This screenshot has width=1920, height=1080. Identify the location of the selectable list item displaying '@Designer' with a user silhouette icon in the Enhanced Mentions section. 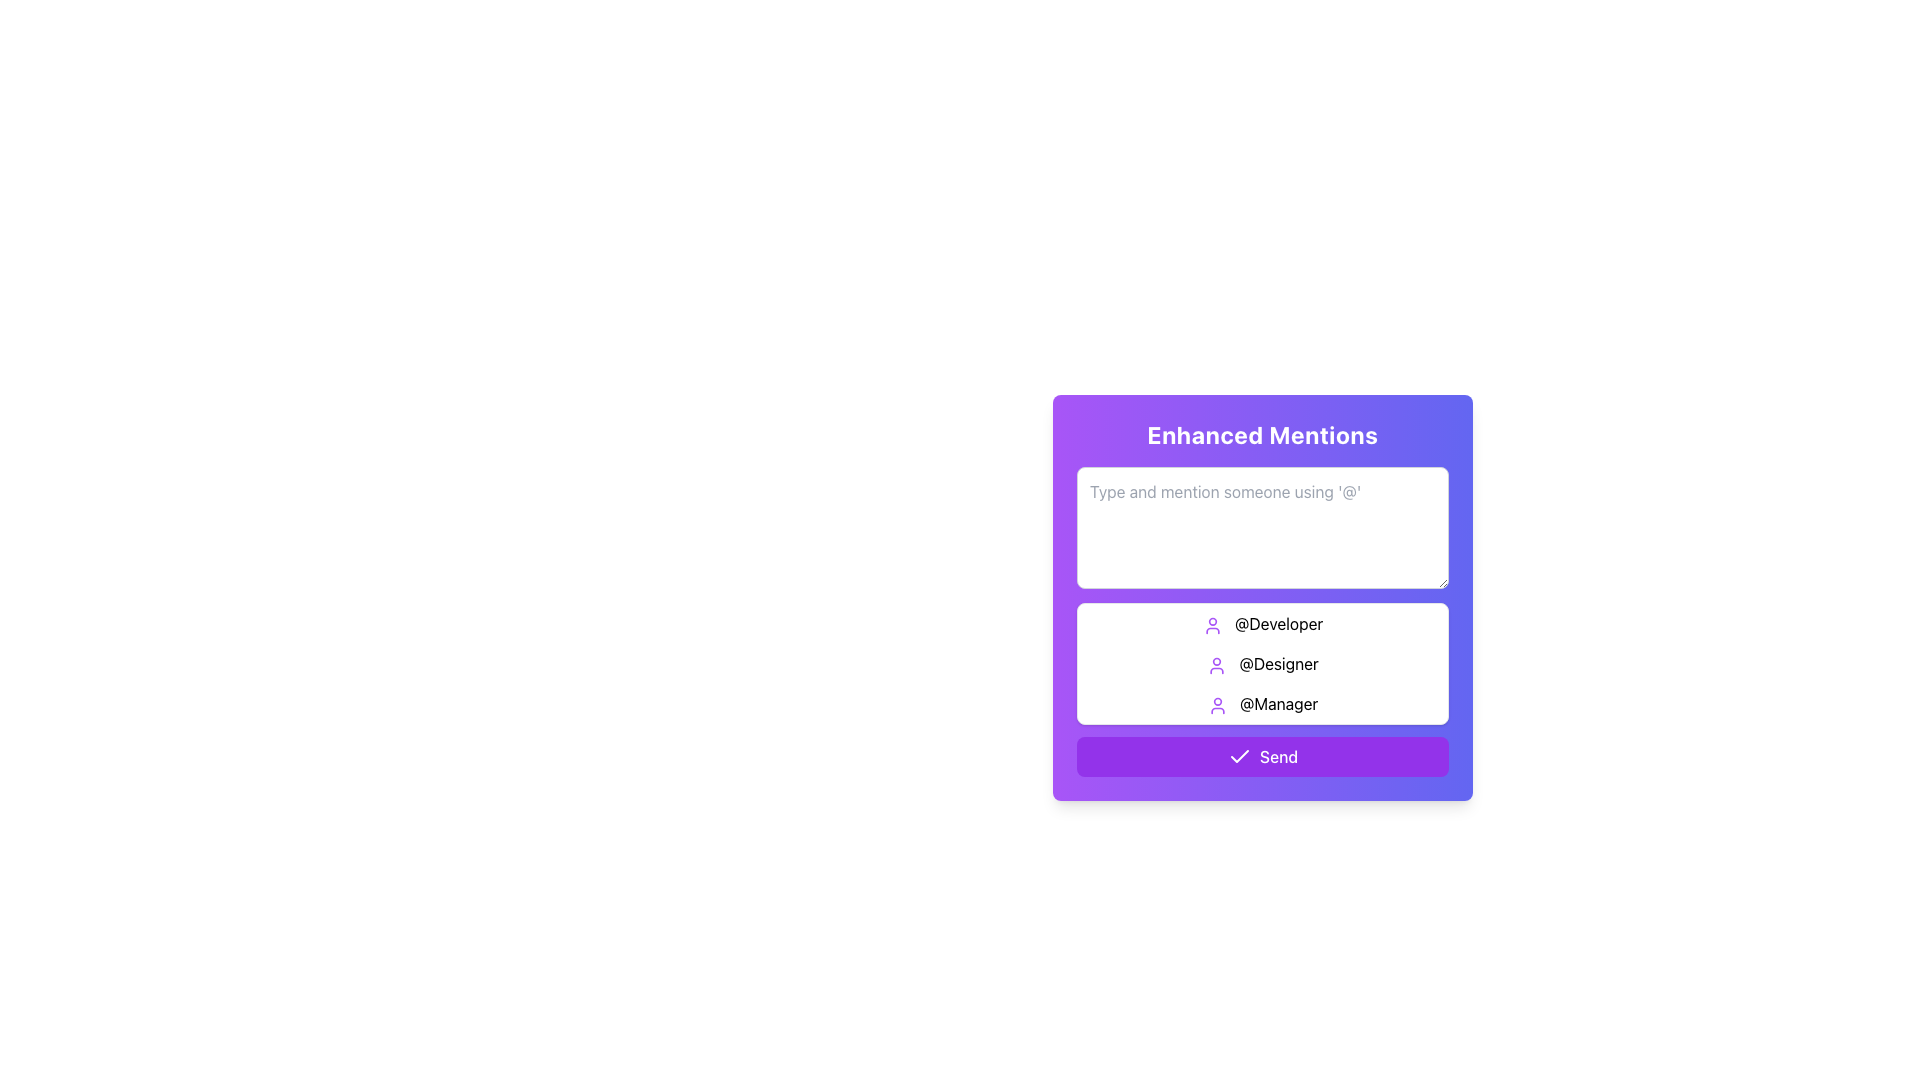
(1261, 663).